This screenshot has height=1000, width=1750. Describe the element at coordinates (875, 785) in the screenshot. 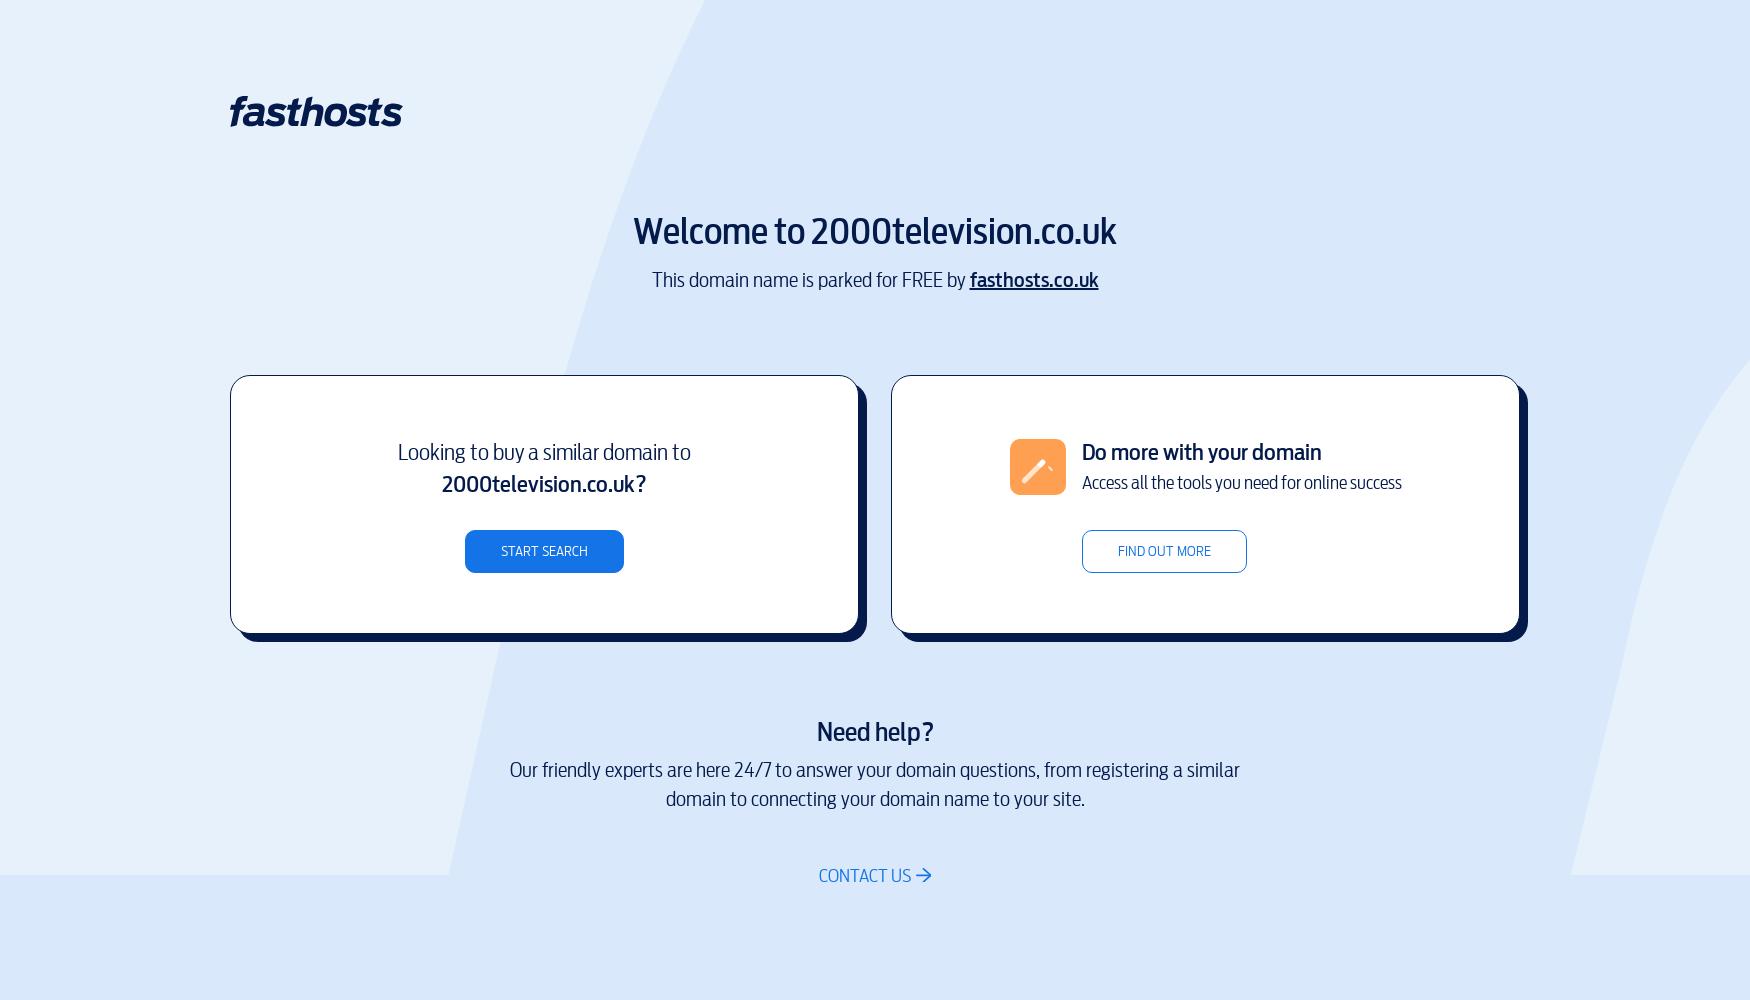

I see `'Our friendly experts are here 24/7 to answer your domain questions, from registering a similar domain to connecting your domain name to your site.'` at that location.